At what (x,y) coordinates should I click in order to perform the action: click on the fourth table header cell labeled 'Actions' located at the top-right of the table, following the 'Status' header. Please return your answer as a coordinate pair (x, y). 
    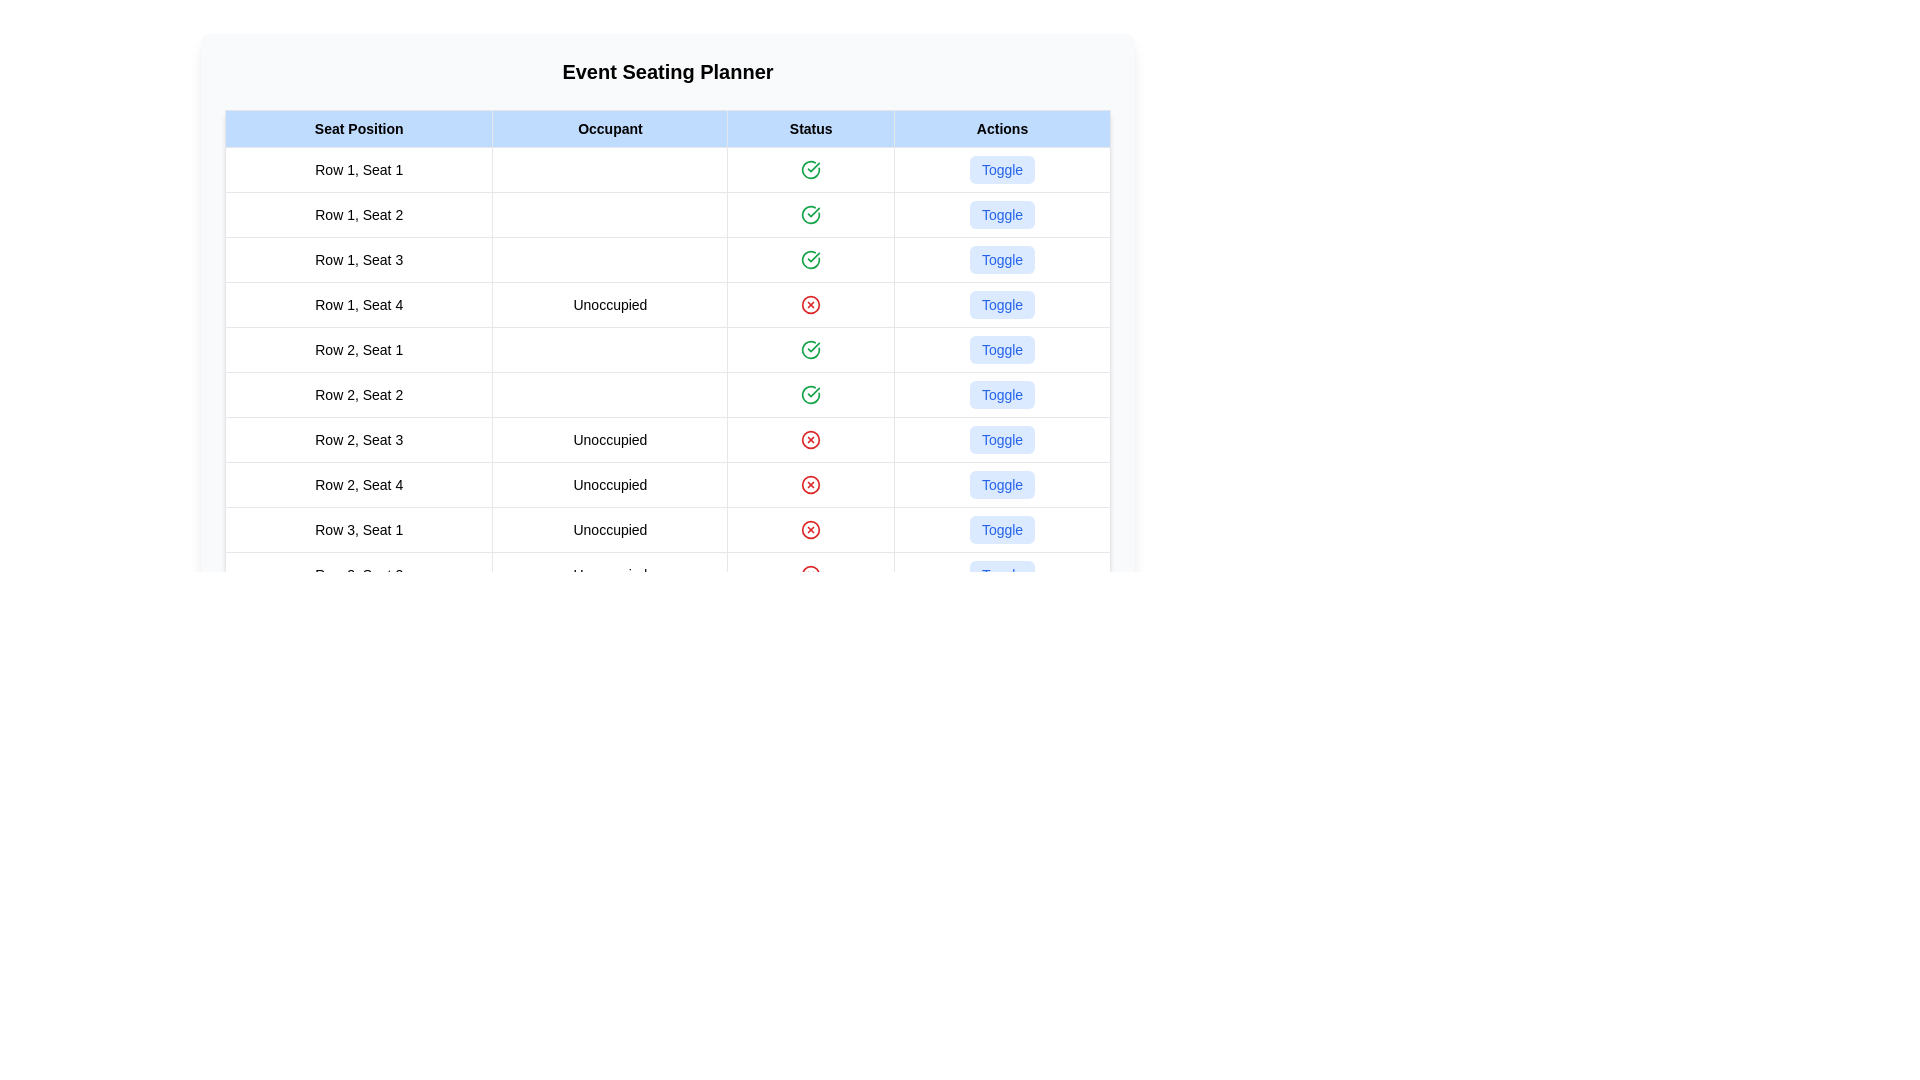
    Looking at the image, I should click on (1002, 128).